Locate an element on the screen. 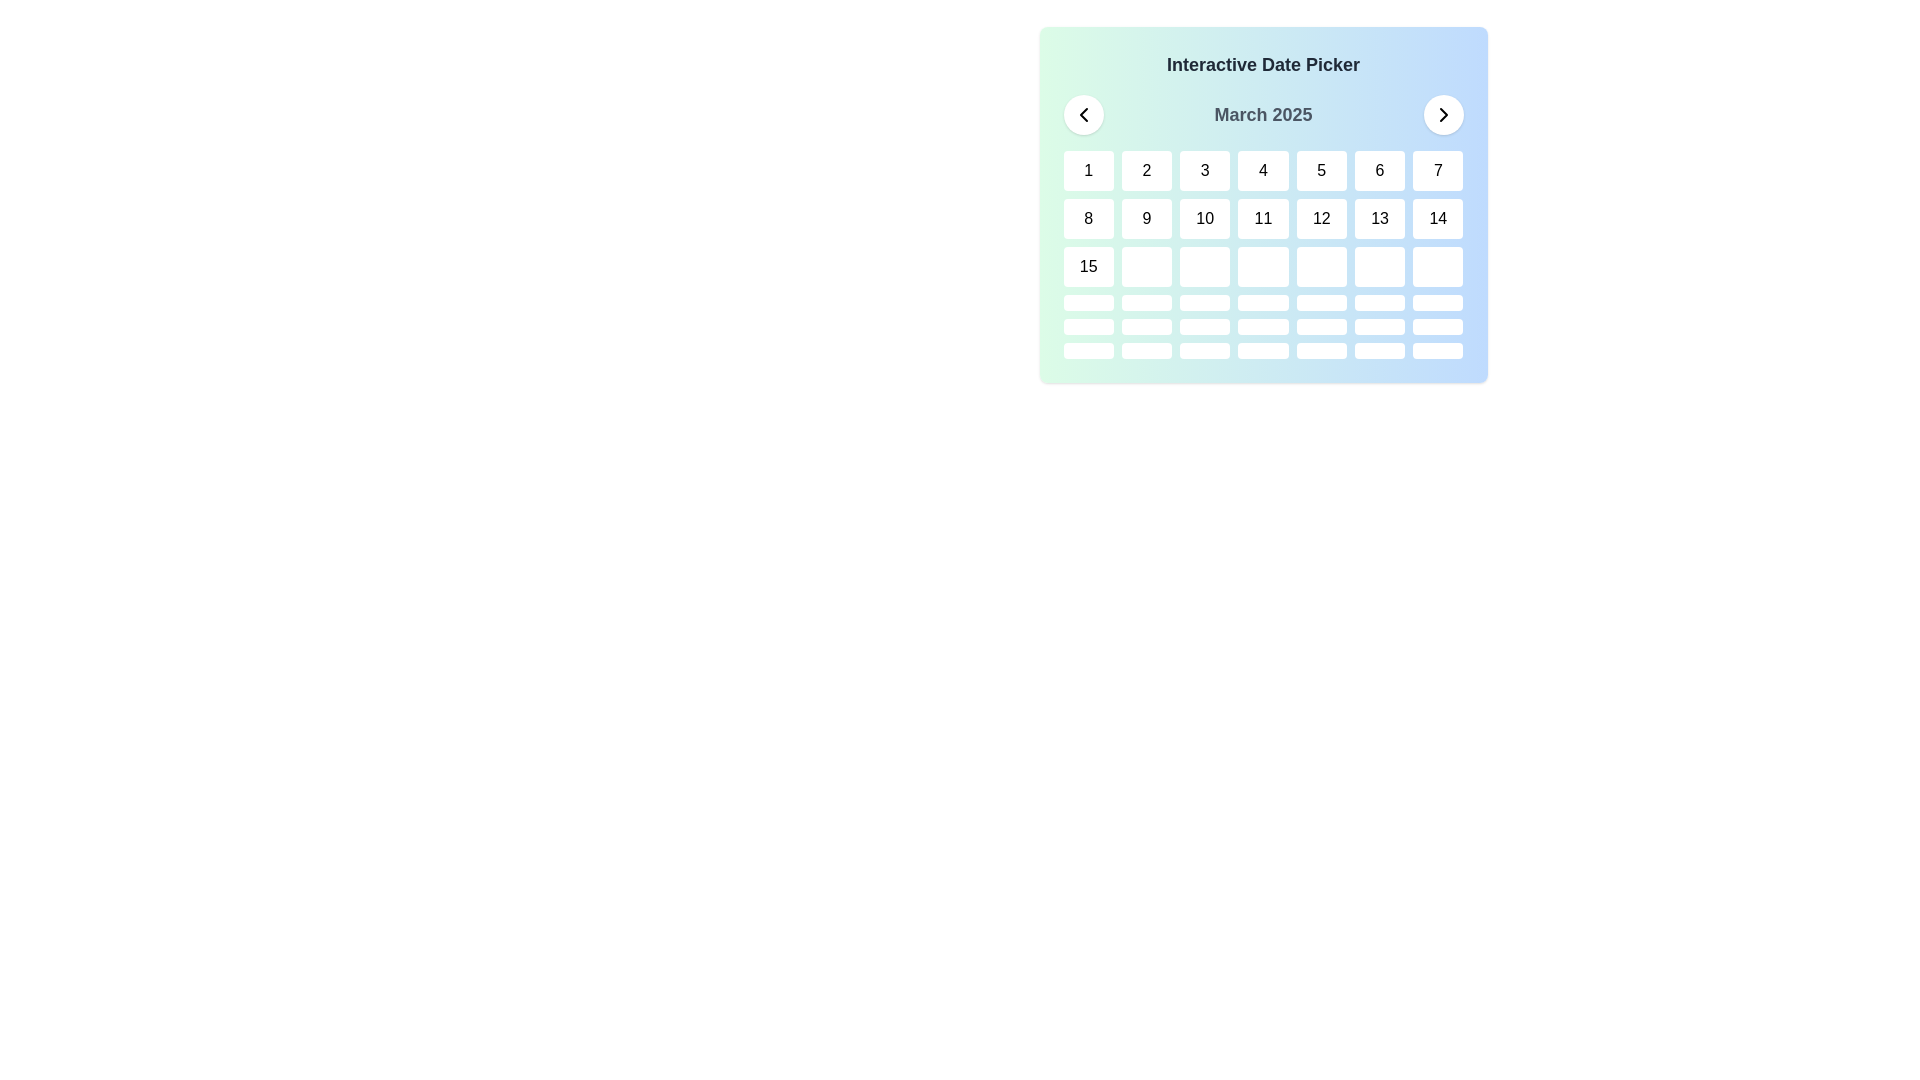  the rounded rectangular button with a white background located in the fifth column of the fourth row in the date picker grid to trigger hover effects is located at coordinates (1321, 265).